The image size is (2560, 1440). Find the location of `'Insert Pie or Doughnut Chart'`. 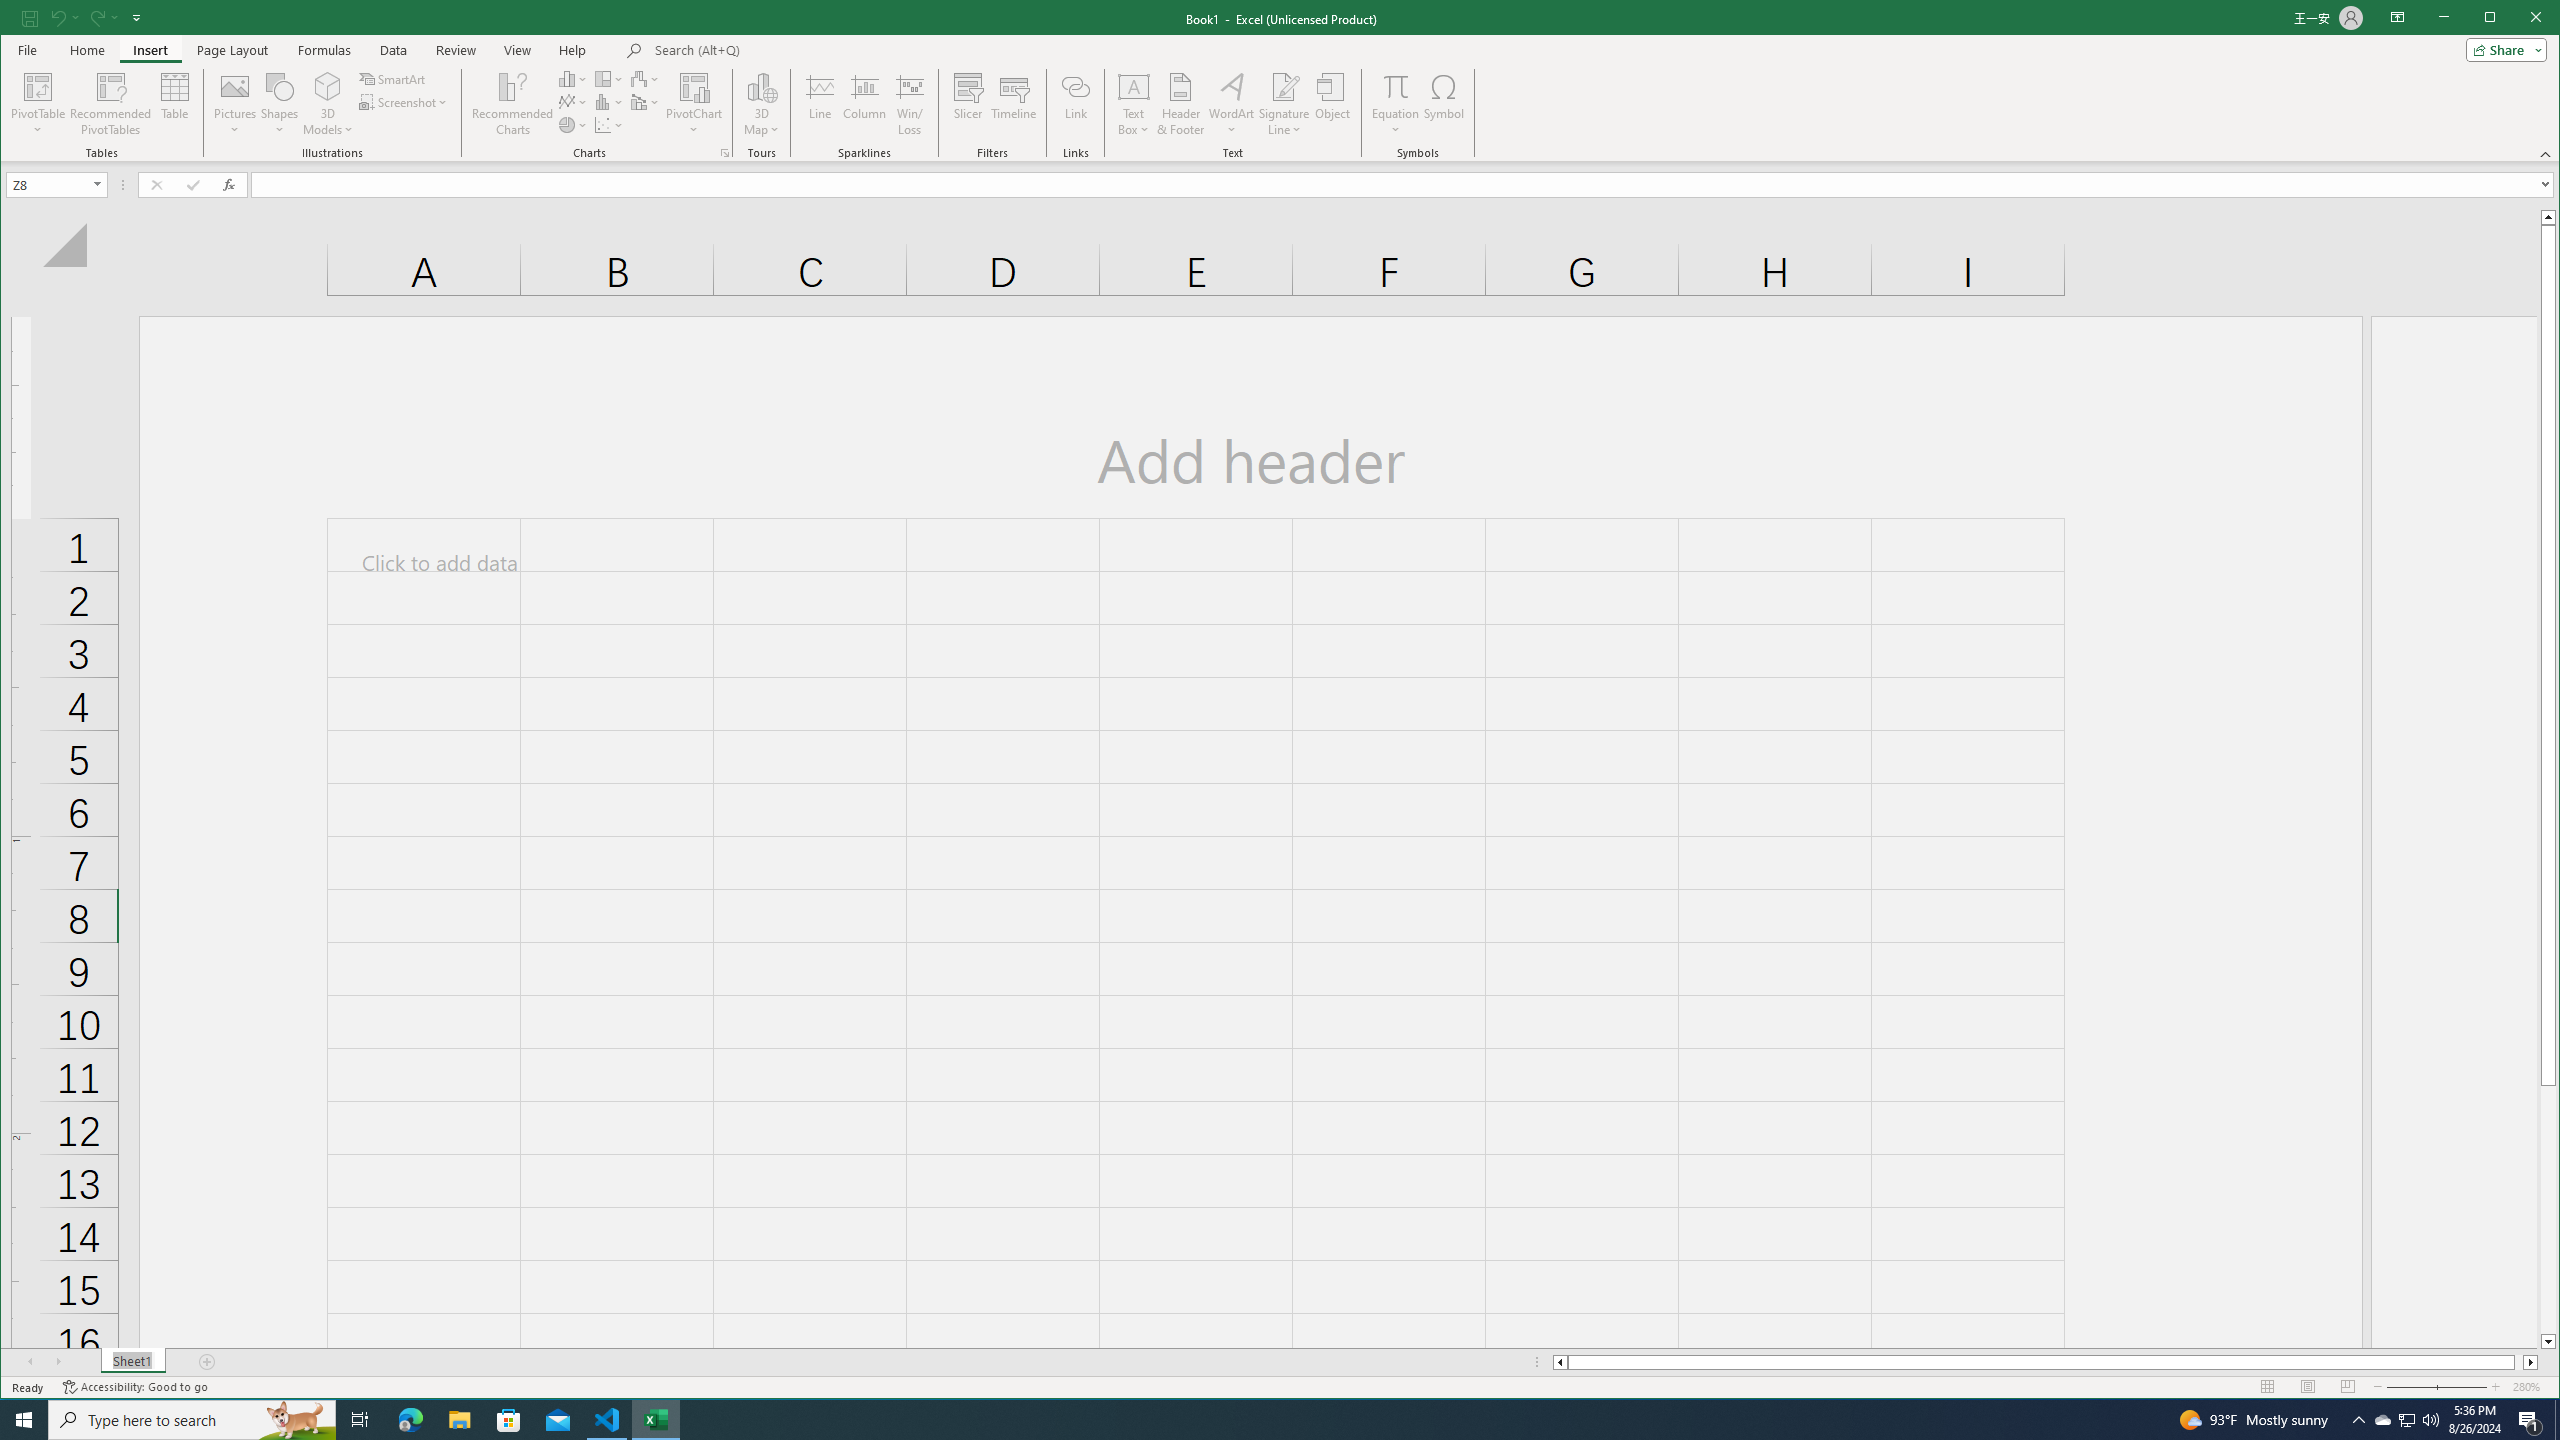

'Insert Pie or Doughnut Chart' is located at coordinates (572, 125).